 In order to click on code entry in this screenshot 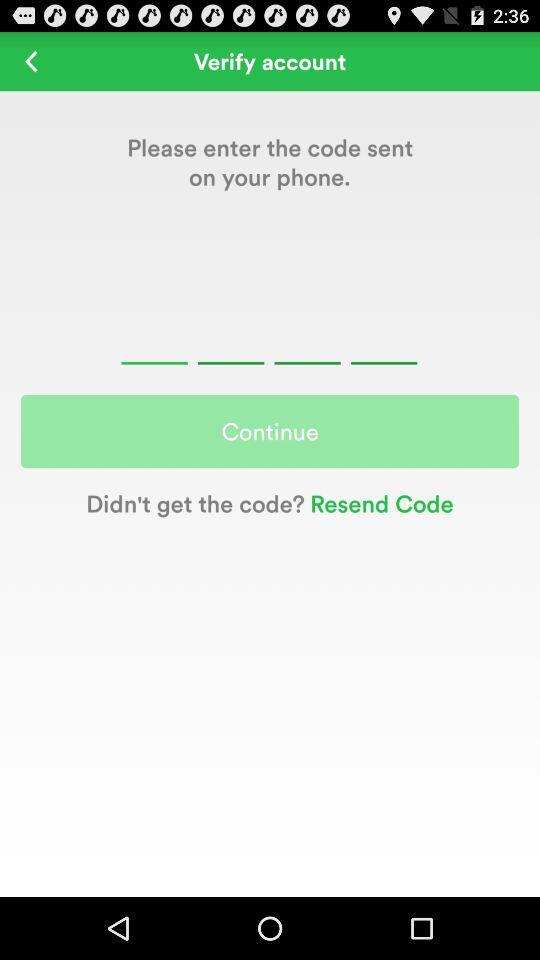, I will do `click(269, 339)`.